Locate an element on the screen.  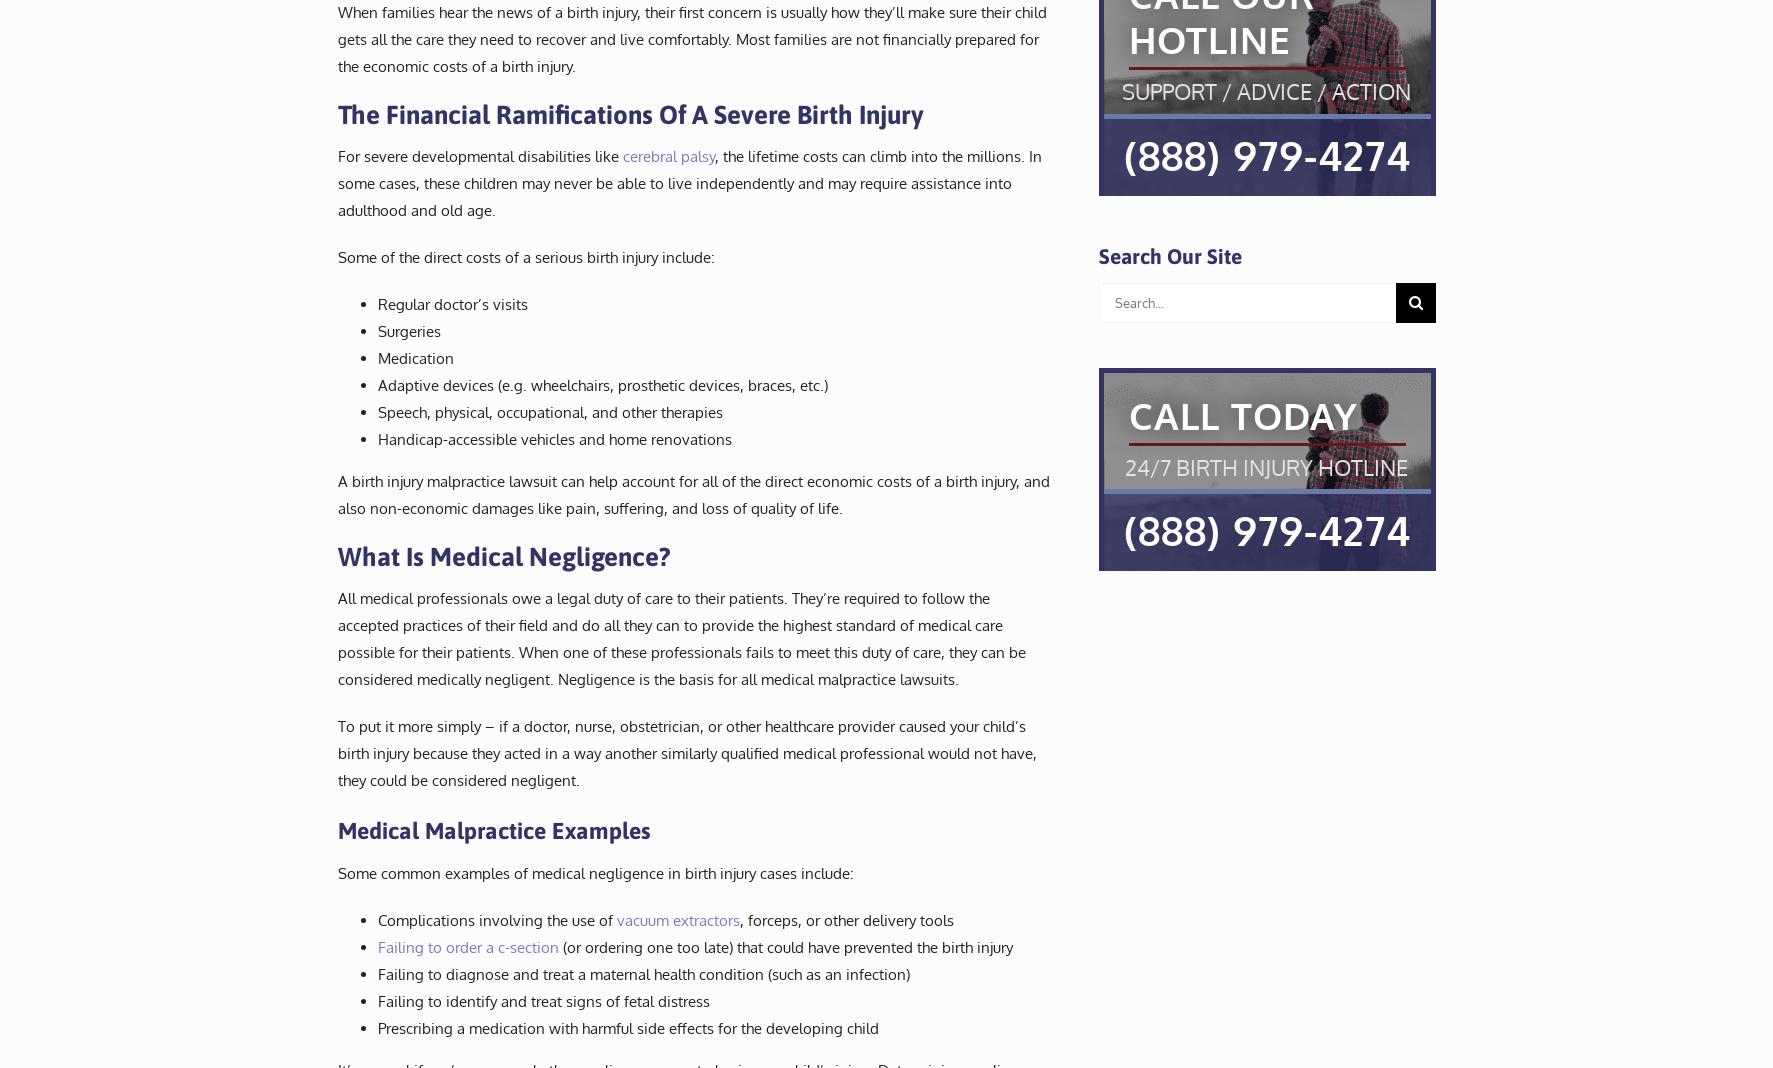
'Virginia' is located at coordinates (896, 62).